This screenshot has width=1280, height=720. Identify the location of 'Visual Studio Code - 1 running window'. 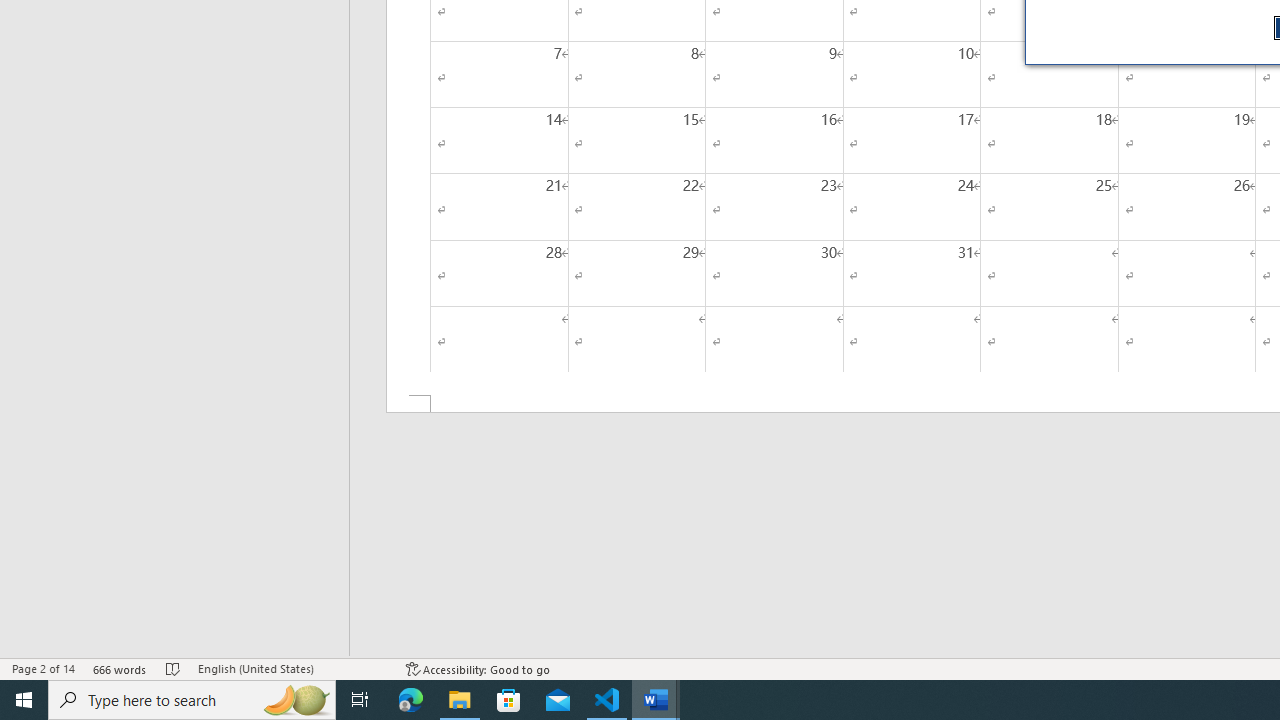
(606, 698).